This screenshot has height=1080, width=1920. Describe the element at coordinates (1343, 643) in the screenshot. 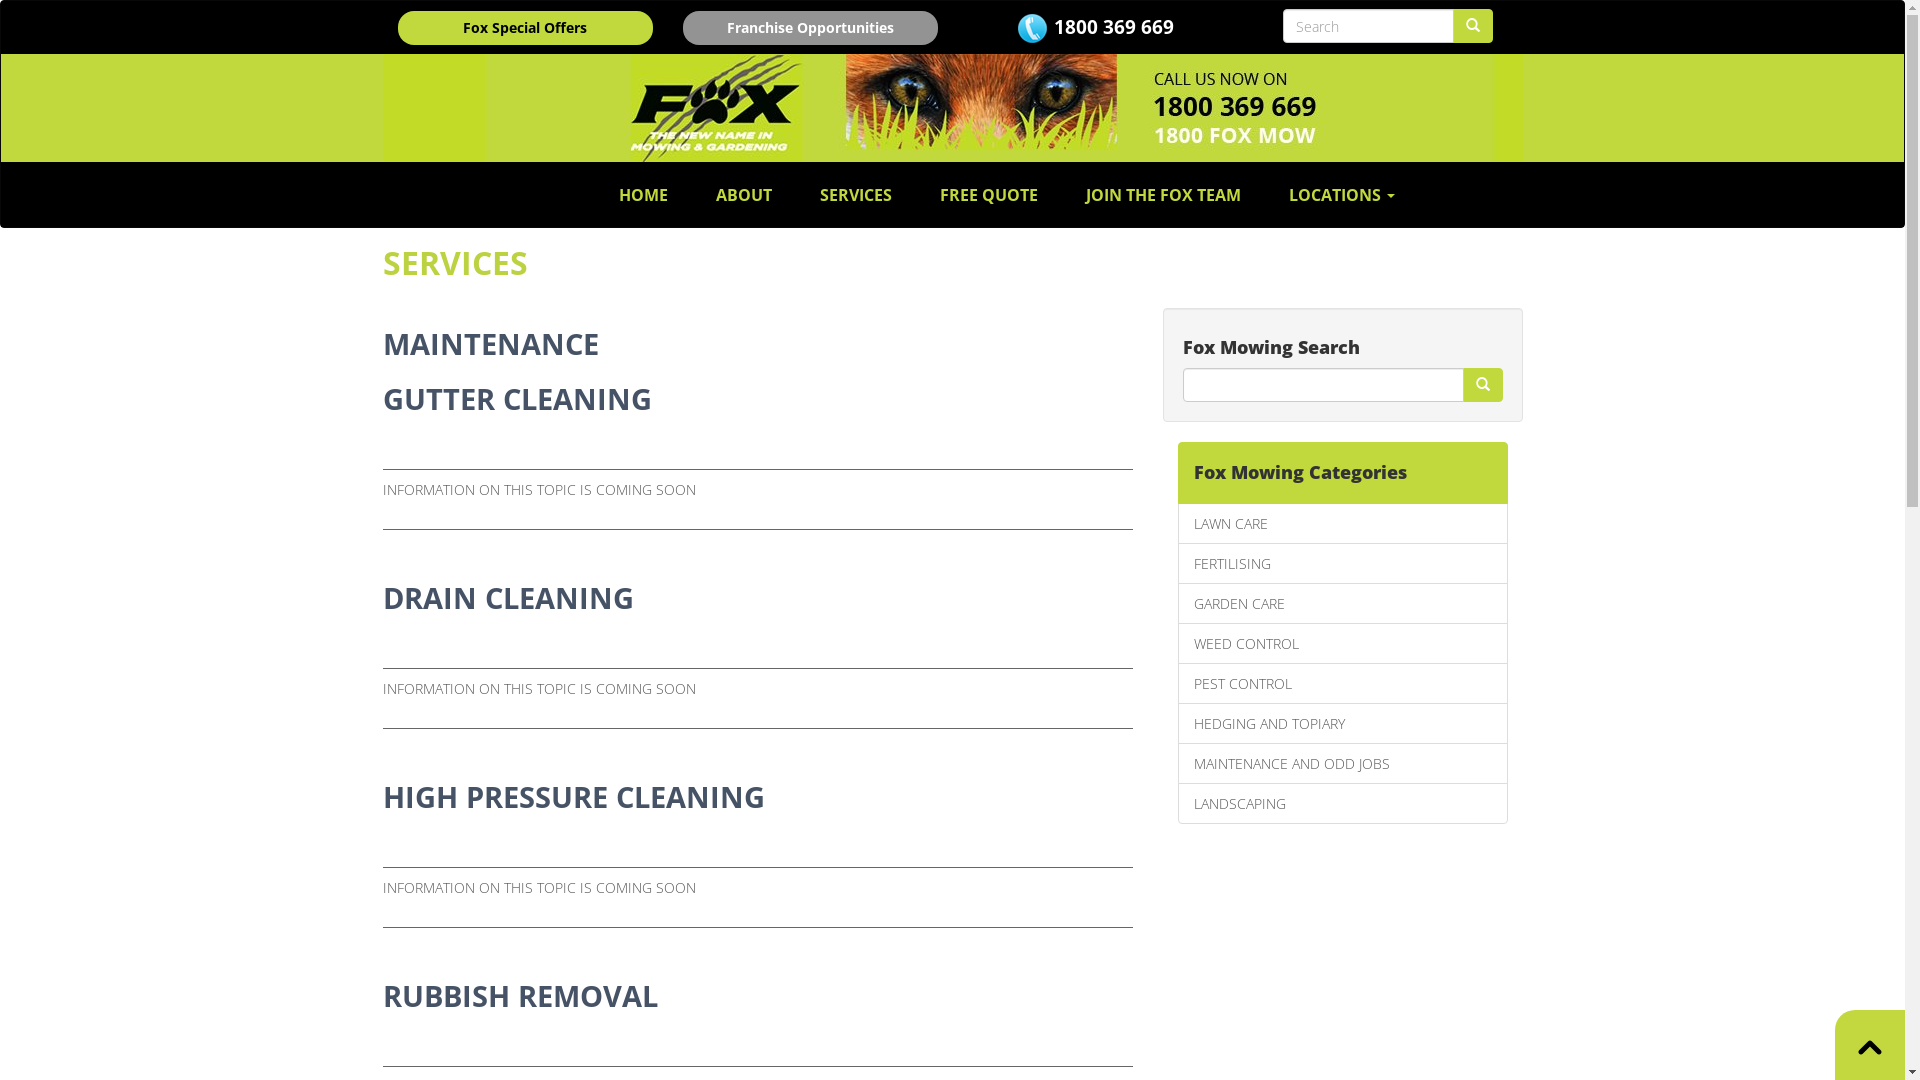

I see `'WEED CONTROL'` at that location.